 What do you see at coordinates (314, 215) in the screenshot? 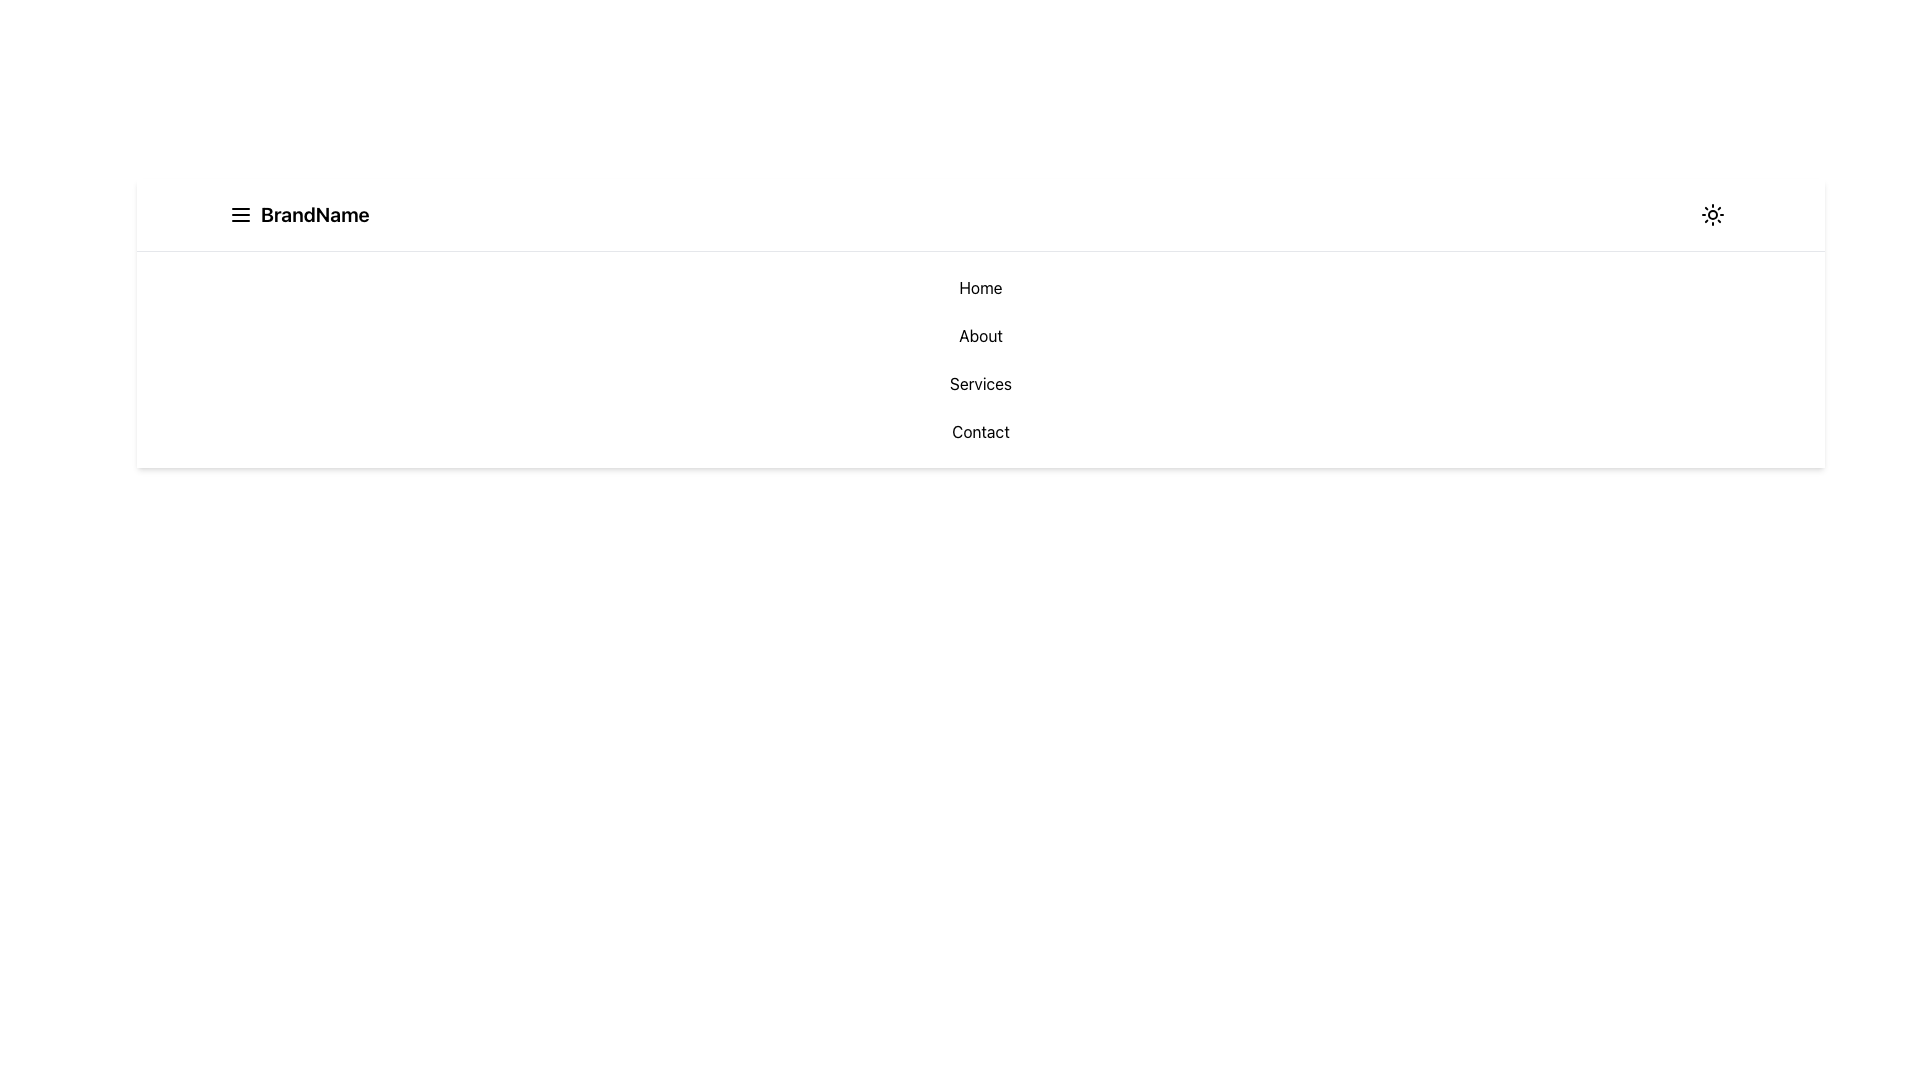
I see `the prominent label or heading text displaying 'BrandName' located in the top-left region of the interface, positioned to the right of the menu icon` at bounding box center [314, 215].